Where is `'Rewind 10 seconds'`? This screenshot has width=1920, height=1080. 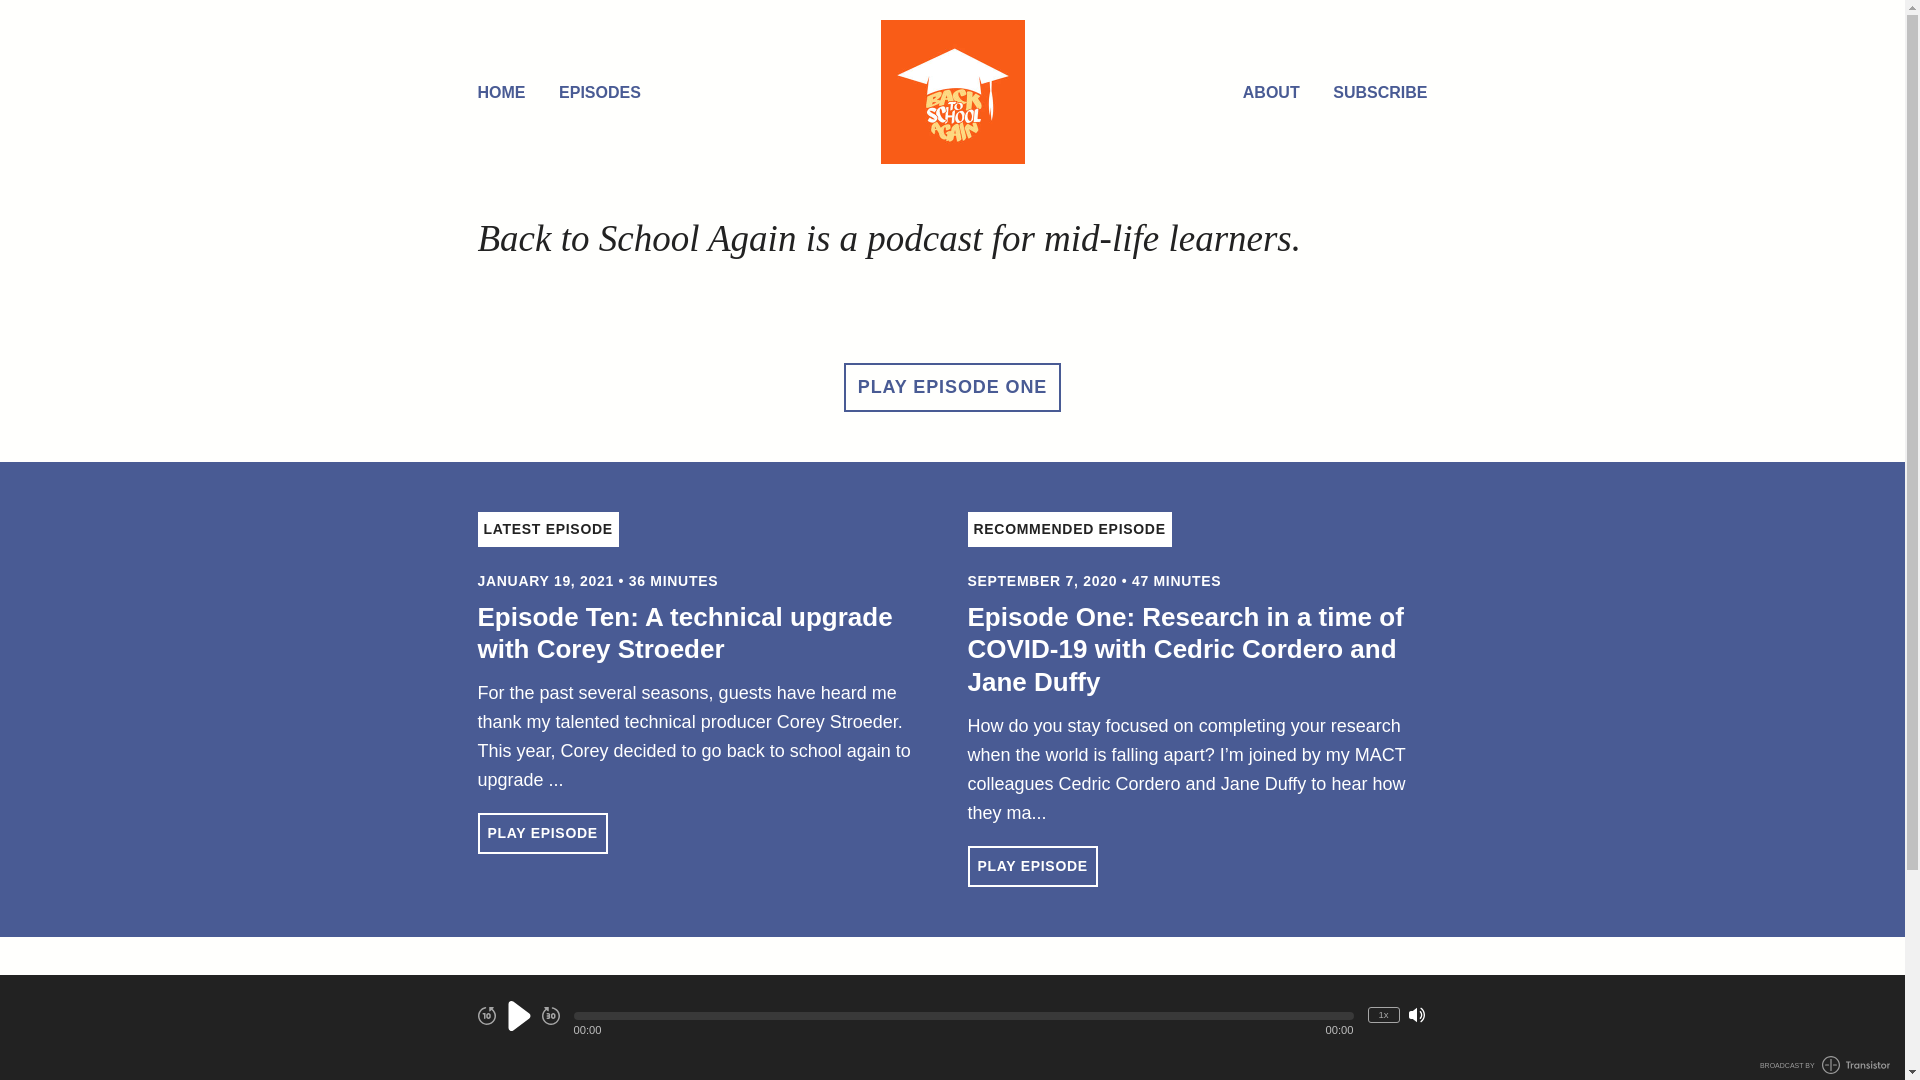
'Rewind 10 seconds' is located at coordinates (486, 1014).